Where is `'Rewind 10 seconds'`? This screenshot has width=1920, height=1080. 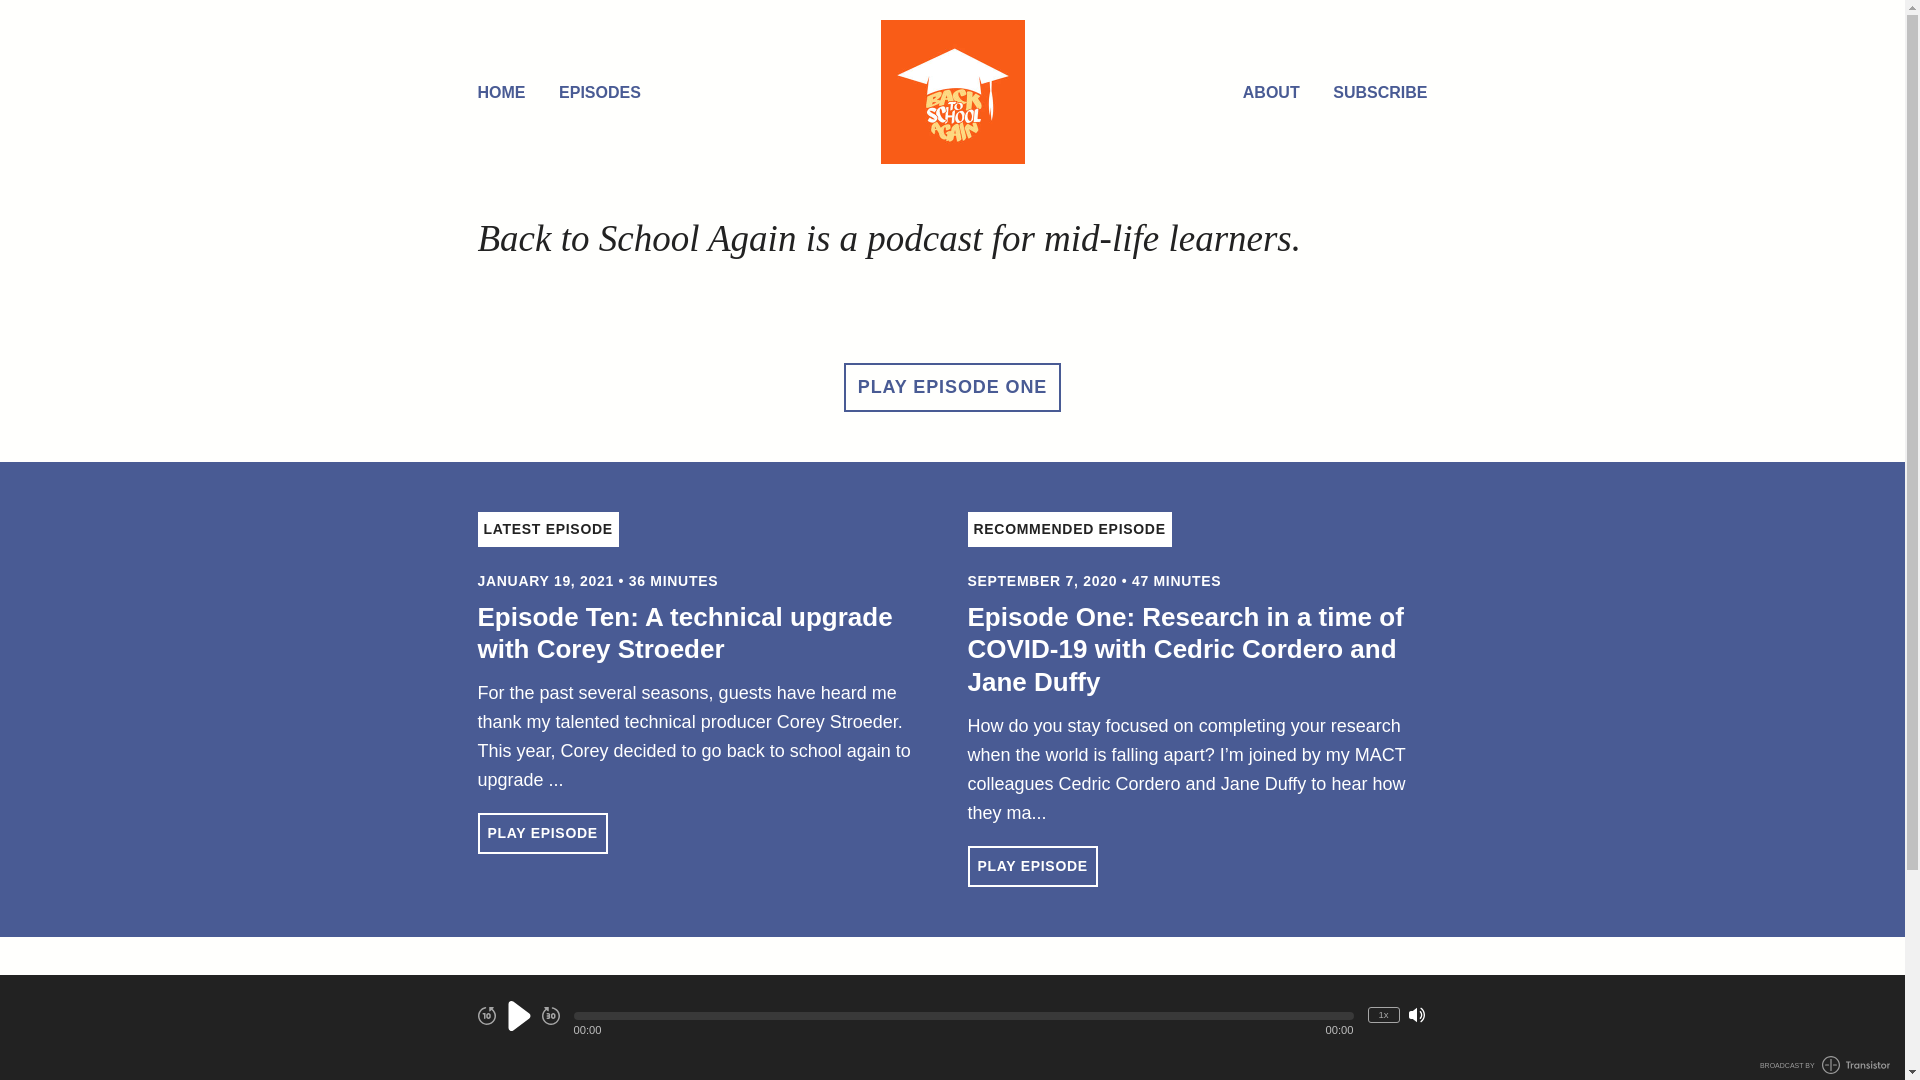
'Rewind 10 seconds' is located at coordinates (486, 1014).